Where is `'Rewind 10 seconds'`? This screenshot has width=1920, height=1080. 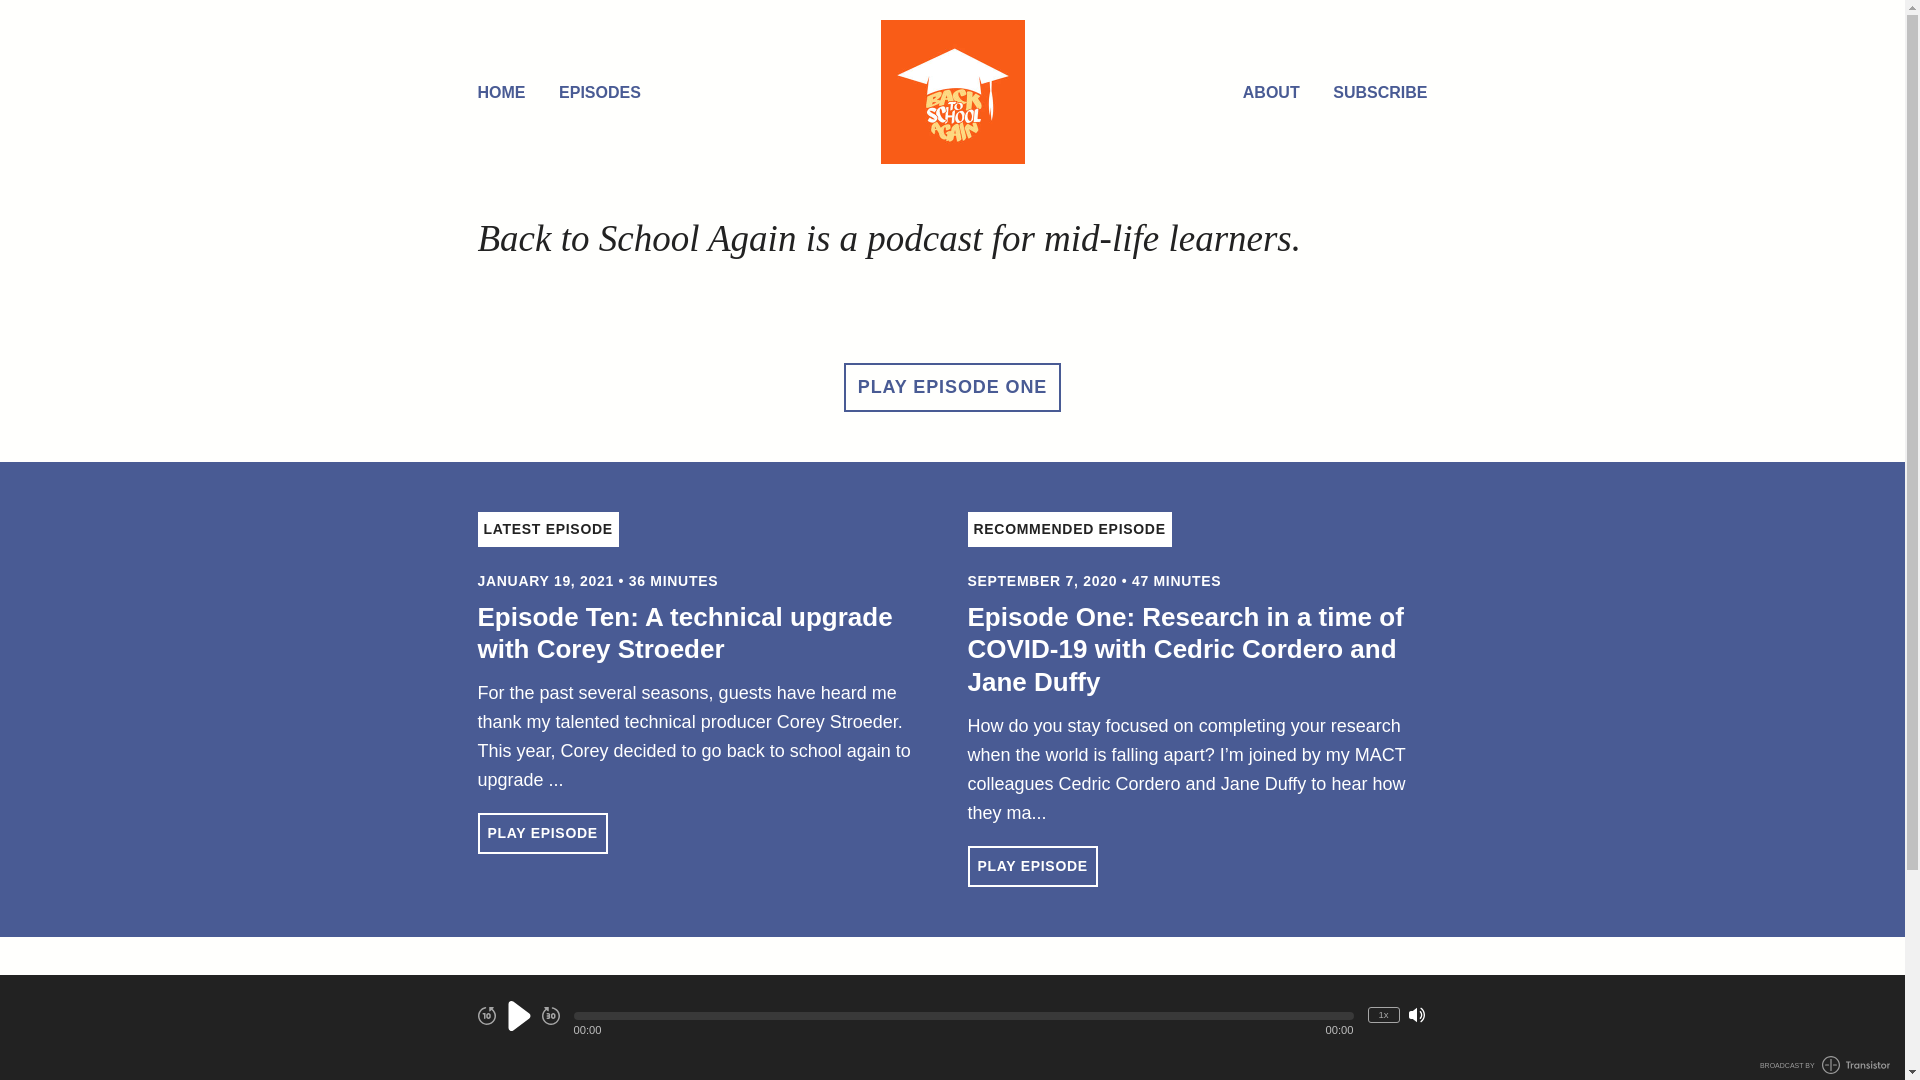
'Rewind 10 seconds' is located at coordinates (486, 1014).